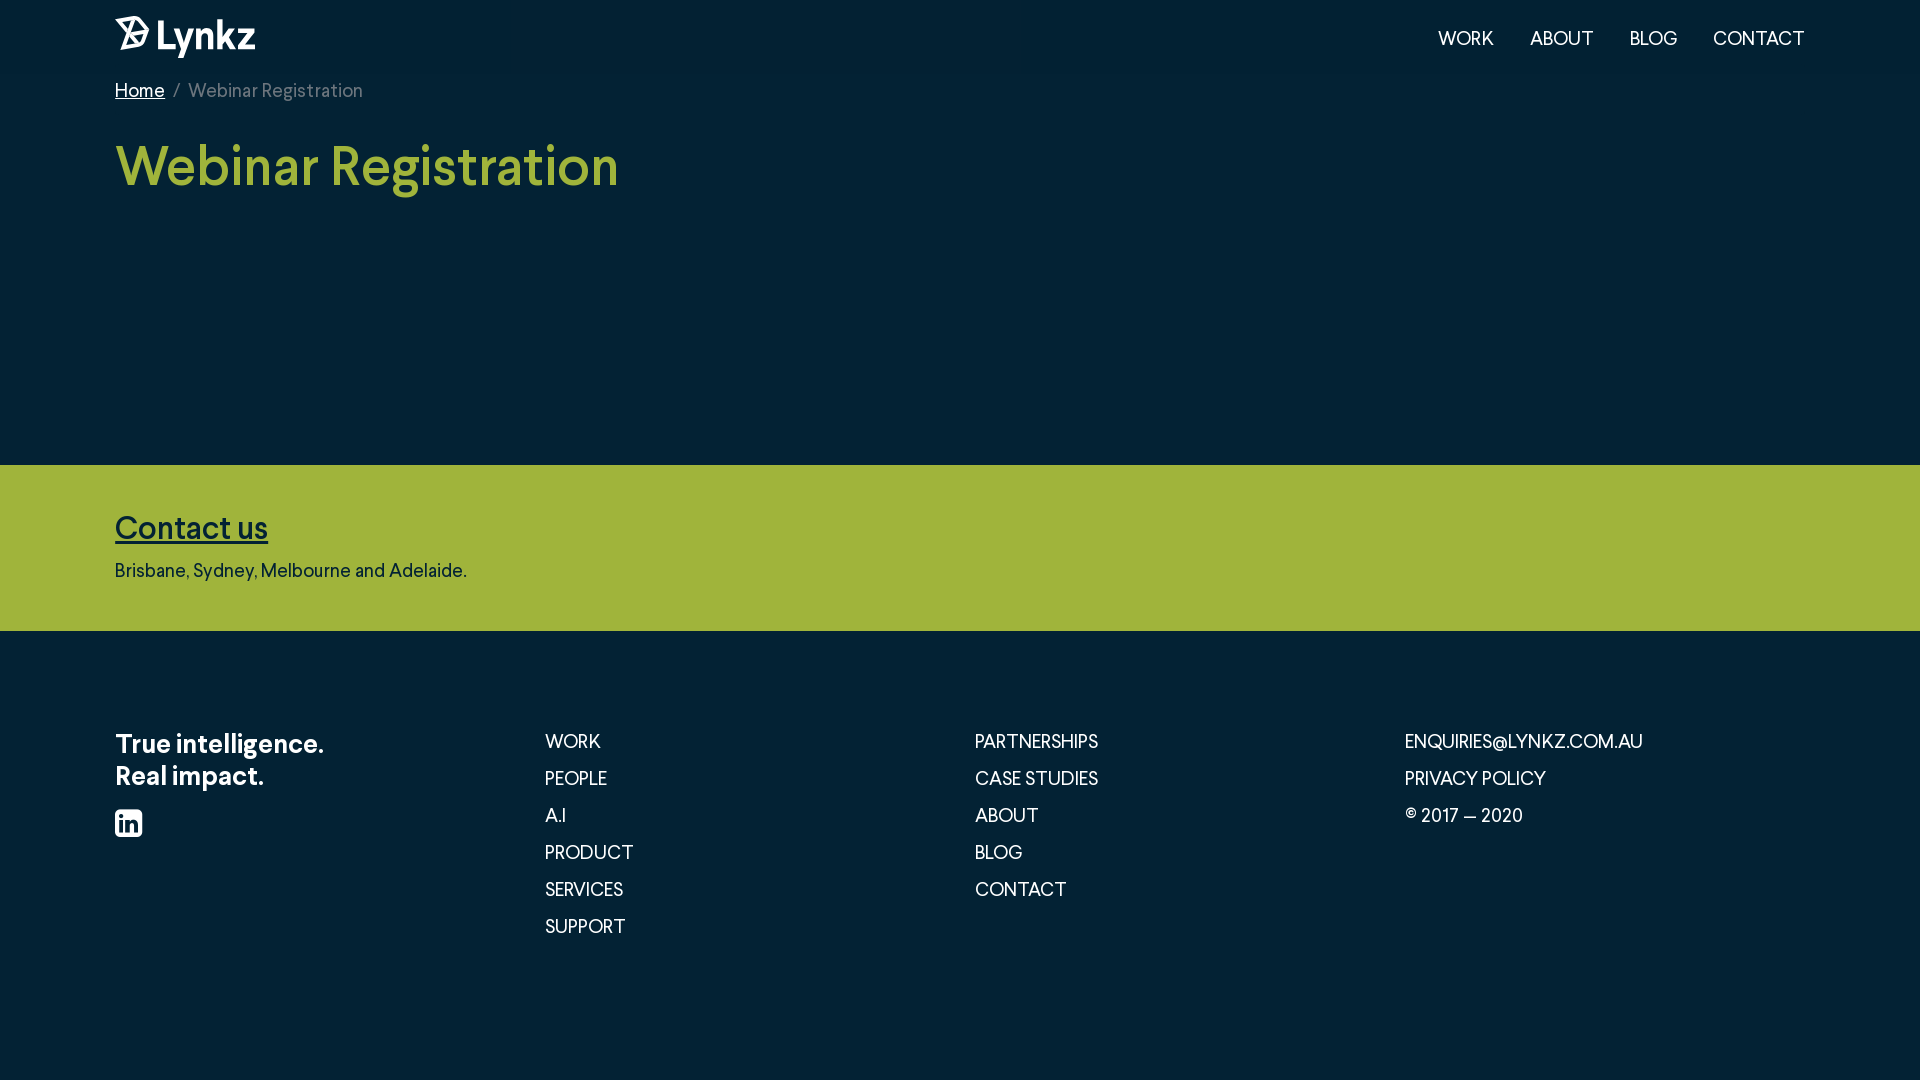  Describe the element at coordinates (1465, 37) in the screenshot. I see `'WORK'` at that location.